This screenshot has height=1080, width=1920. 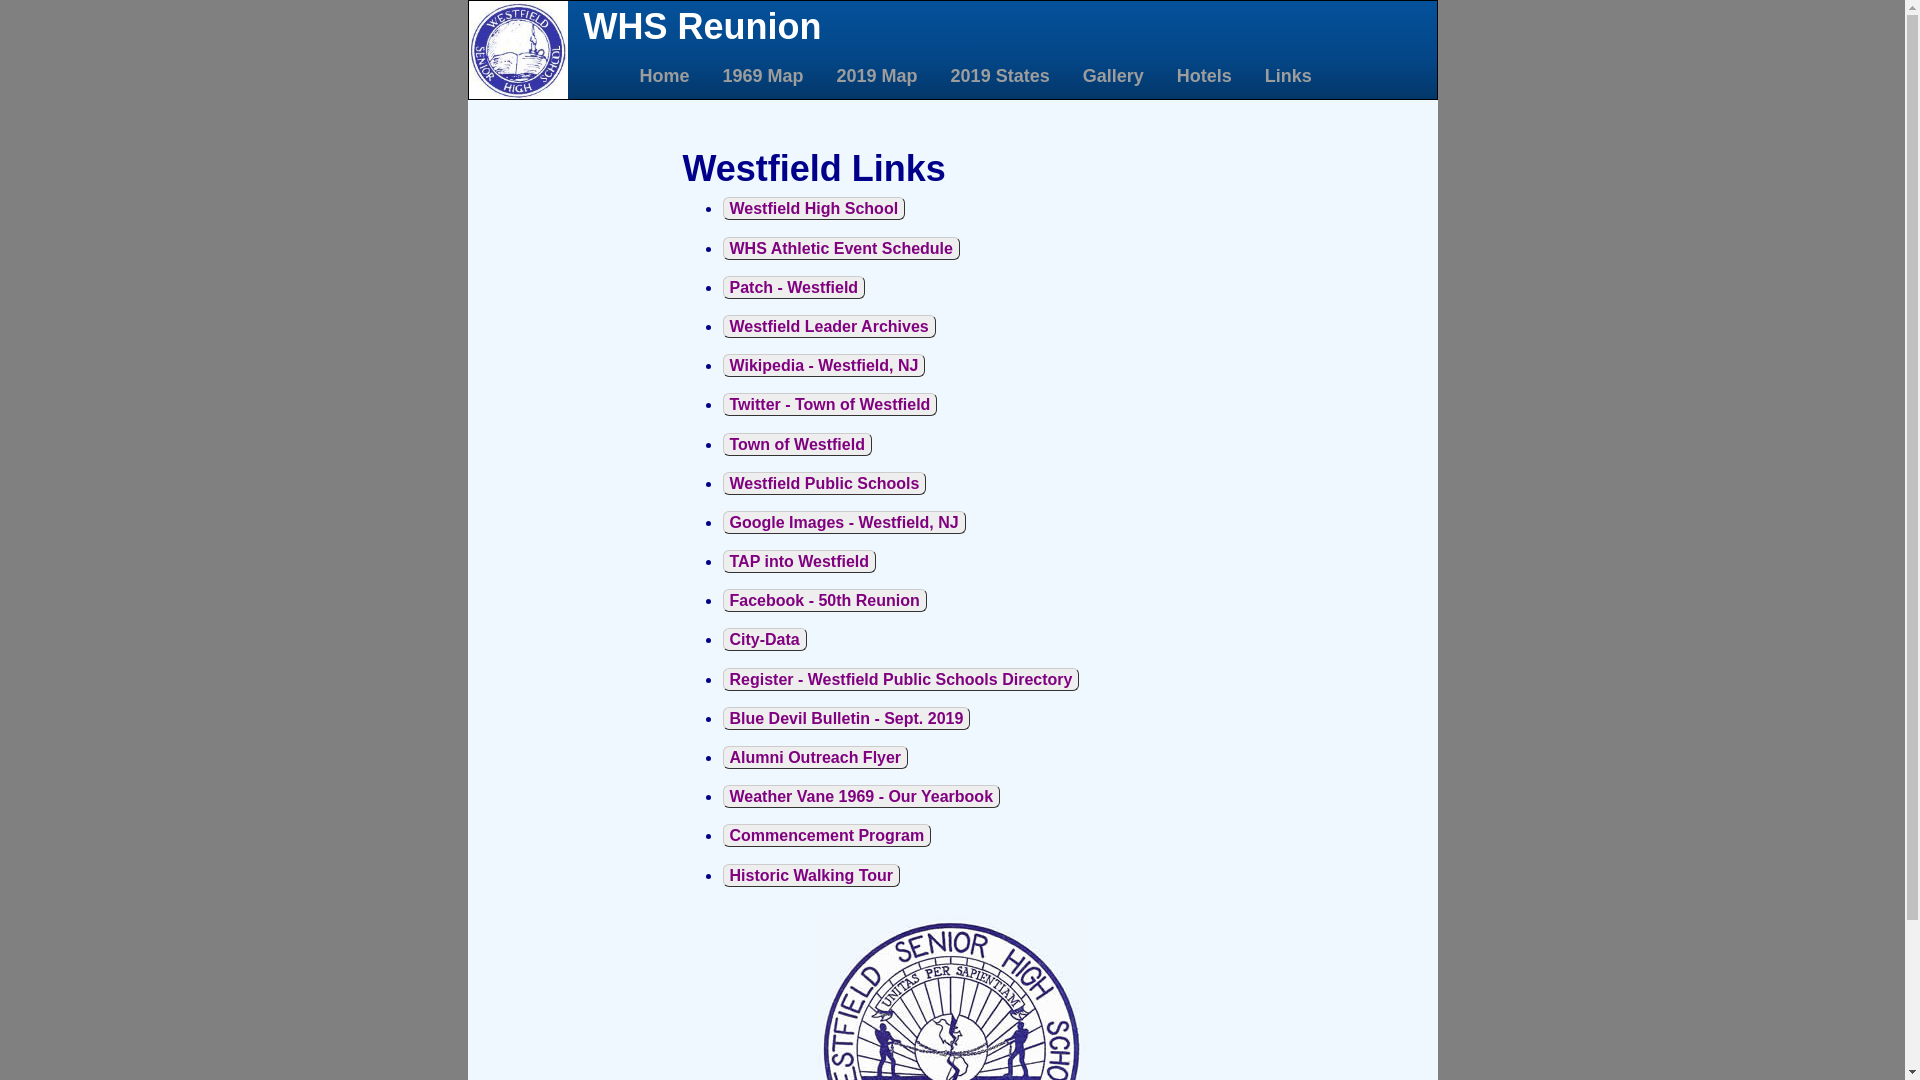 I want to click on 'Blue Devil Bulletin - Sept. 2019', so click(x=845, y=717).